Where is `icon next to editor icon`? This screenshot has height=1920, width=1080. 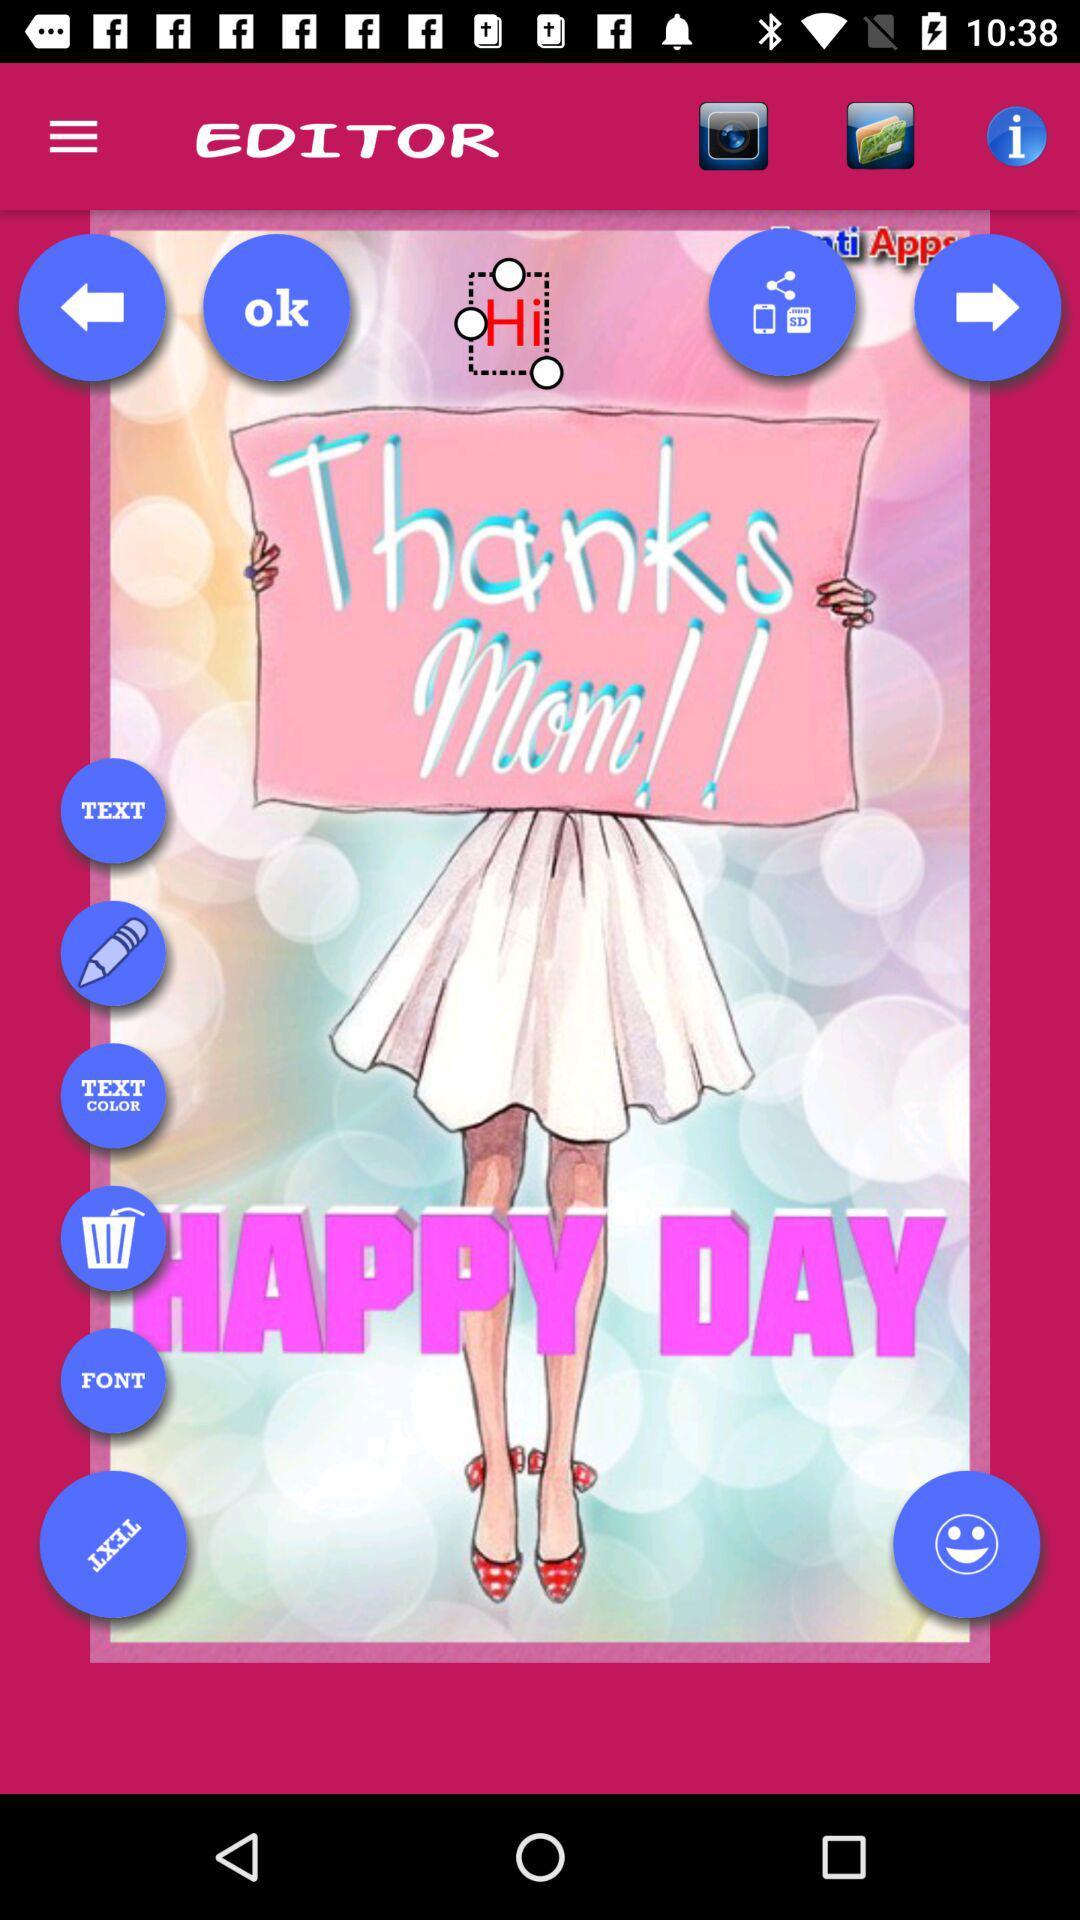 icon next to editor icon is located at coordinates (72, 135).